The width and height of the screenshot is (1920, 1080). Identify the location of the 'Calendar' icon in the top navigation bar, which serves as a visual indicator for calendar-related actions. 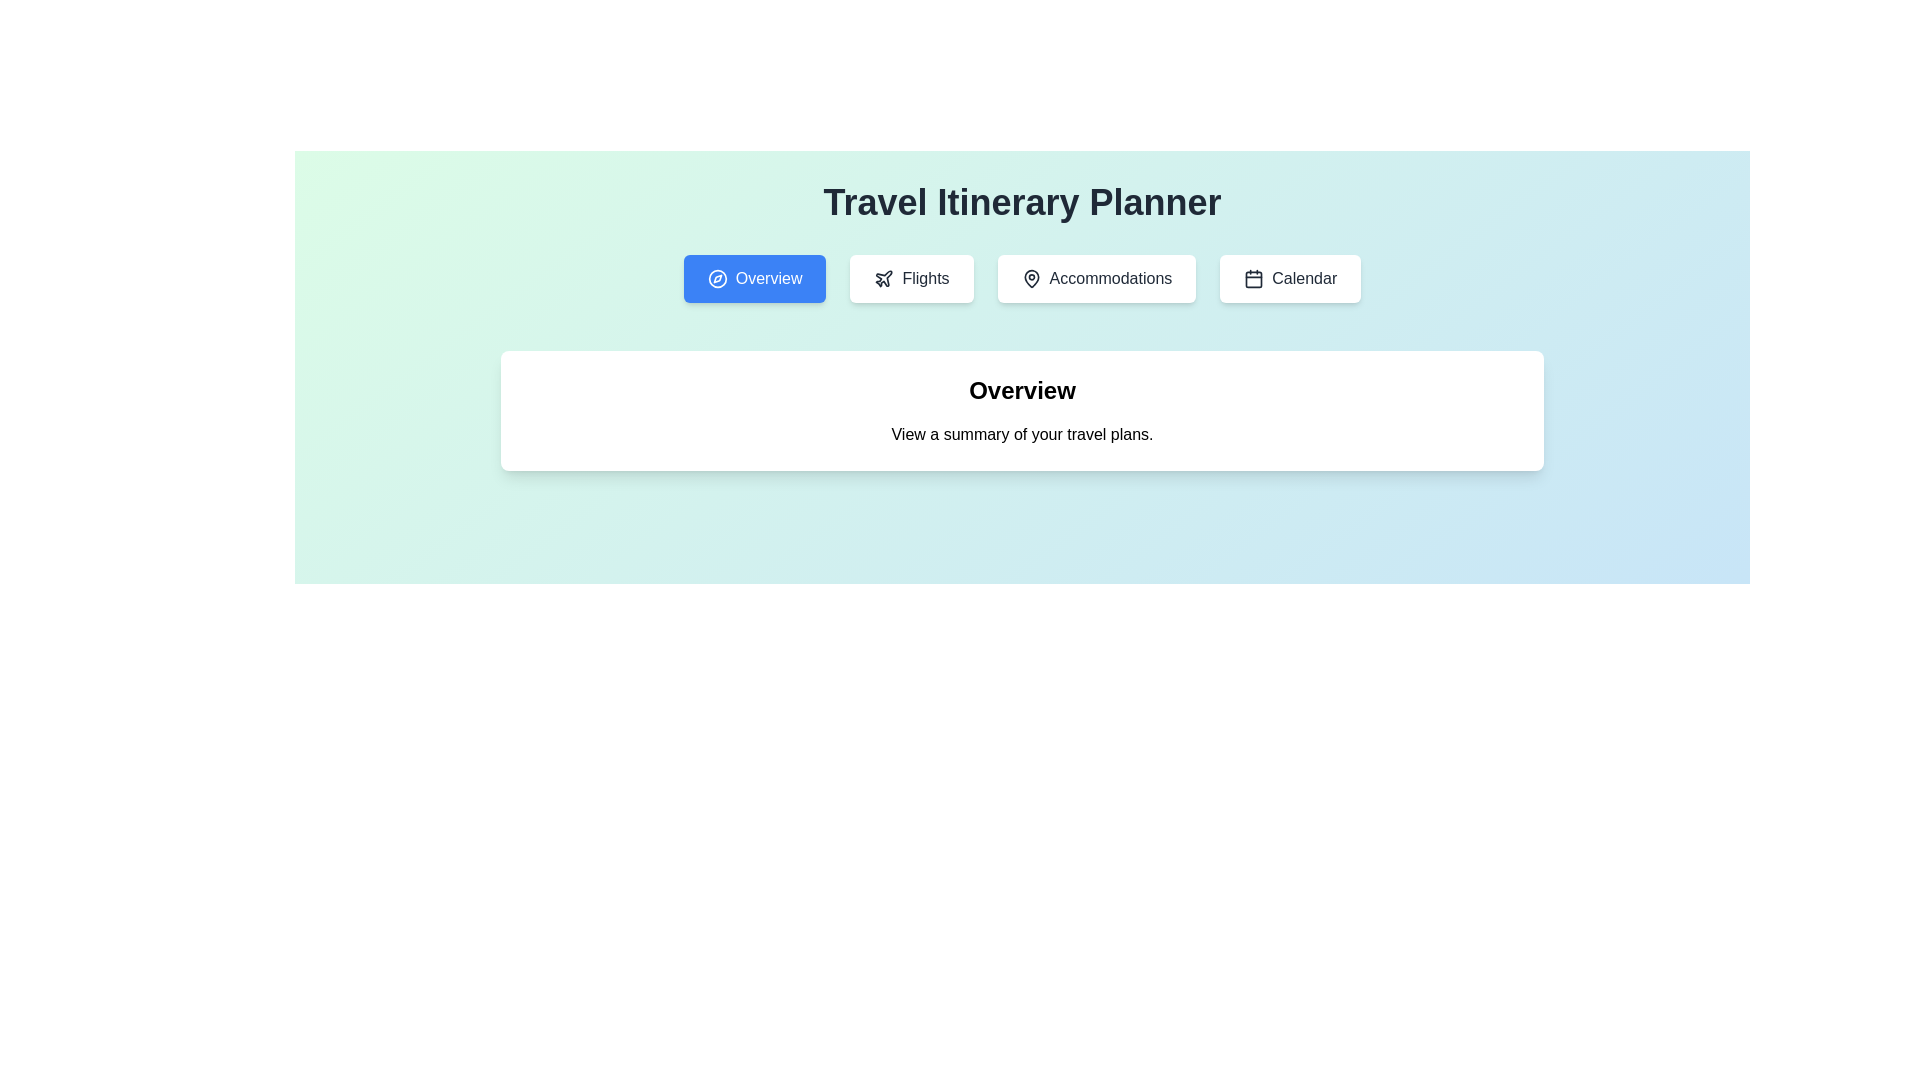
(1253, 278).